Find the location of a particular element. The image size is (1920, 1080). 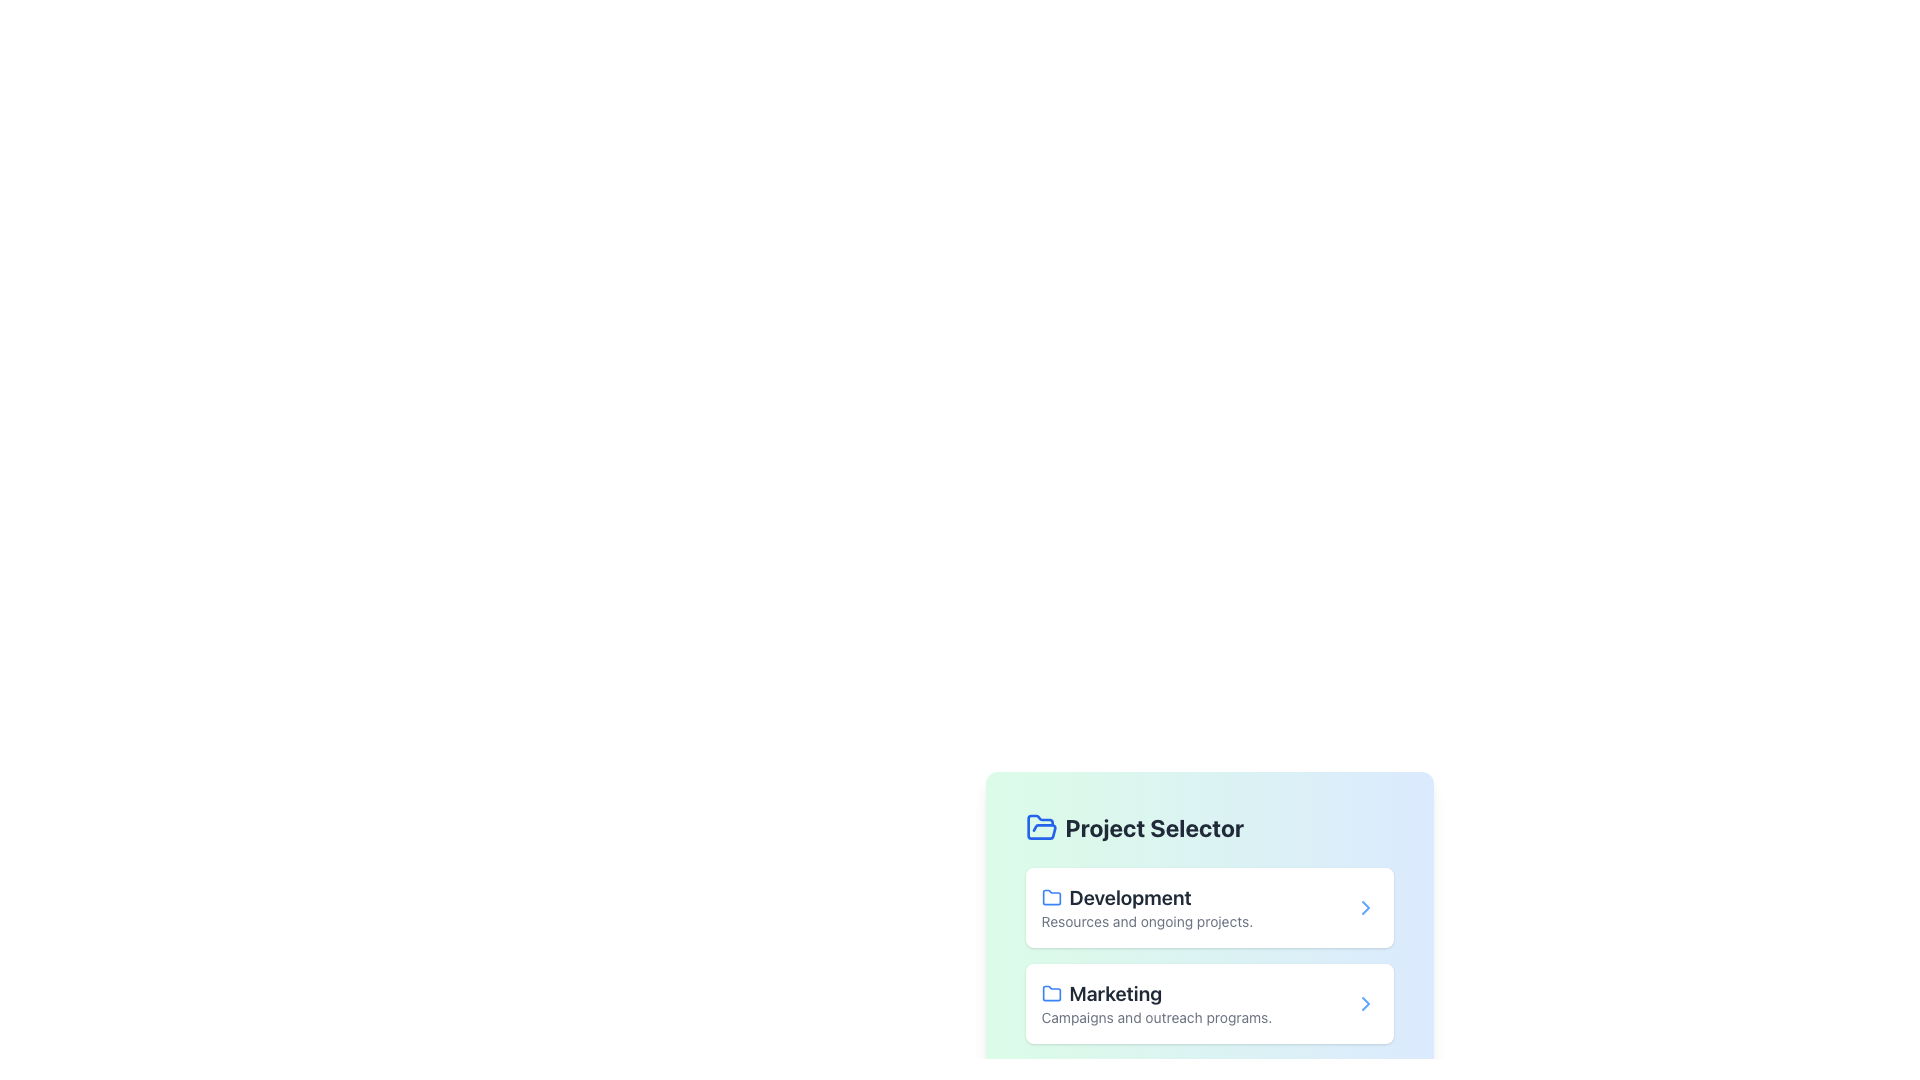

the 'Marketing' icon located to the left of the text 'Marketing' is located at coordinates (1050, 994).